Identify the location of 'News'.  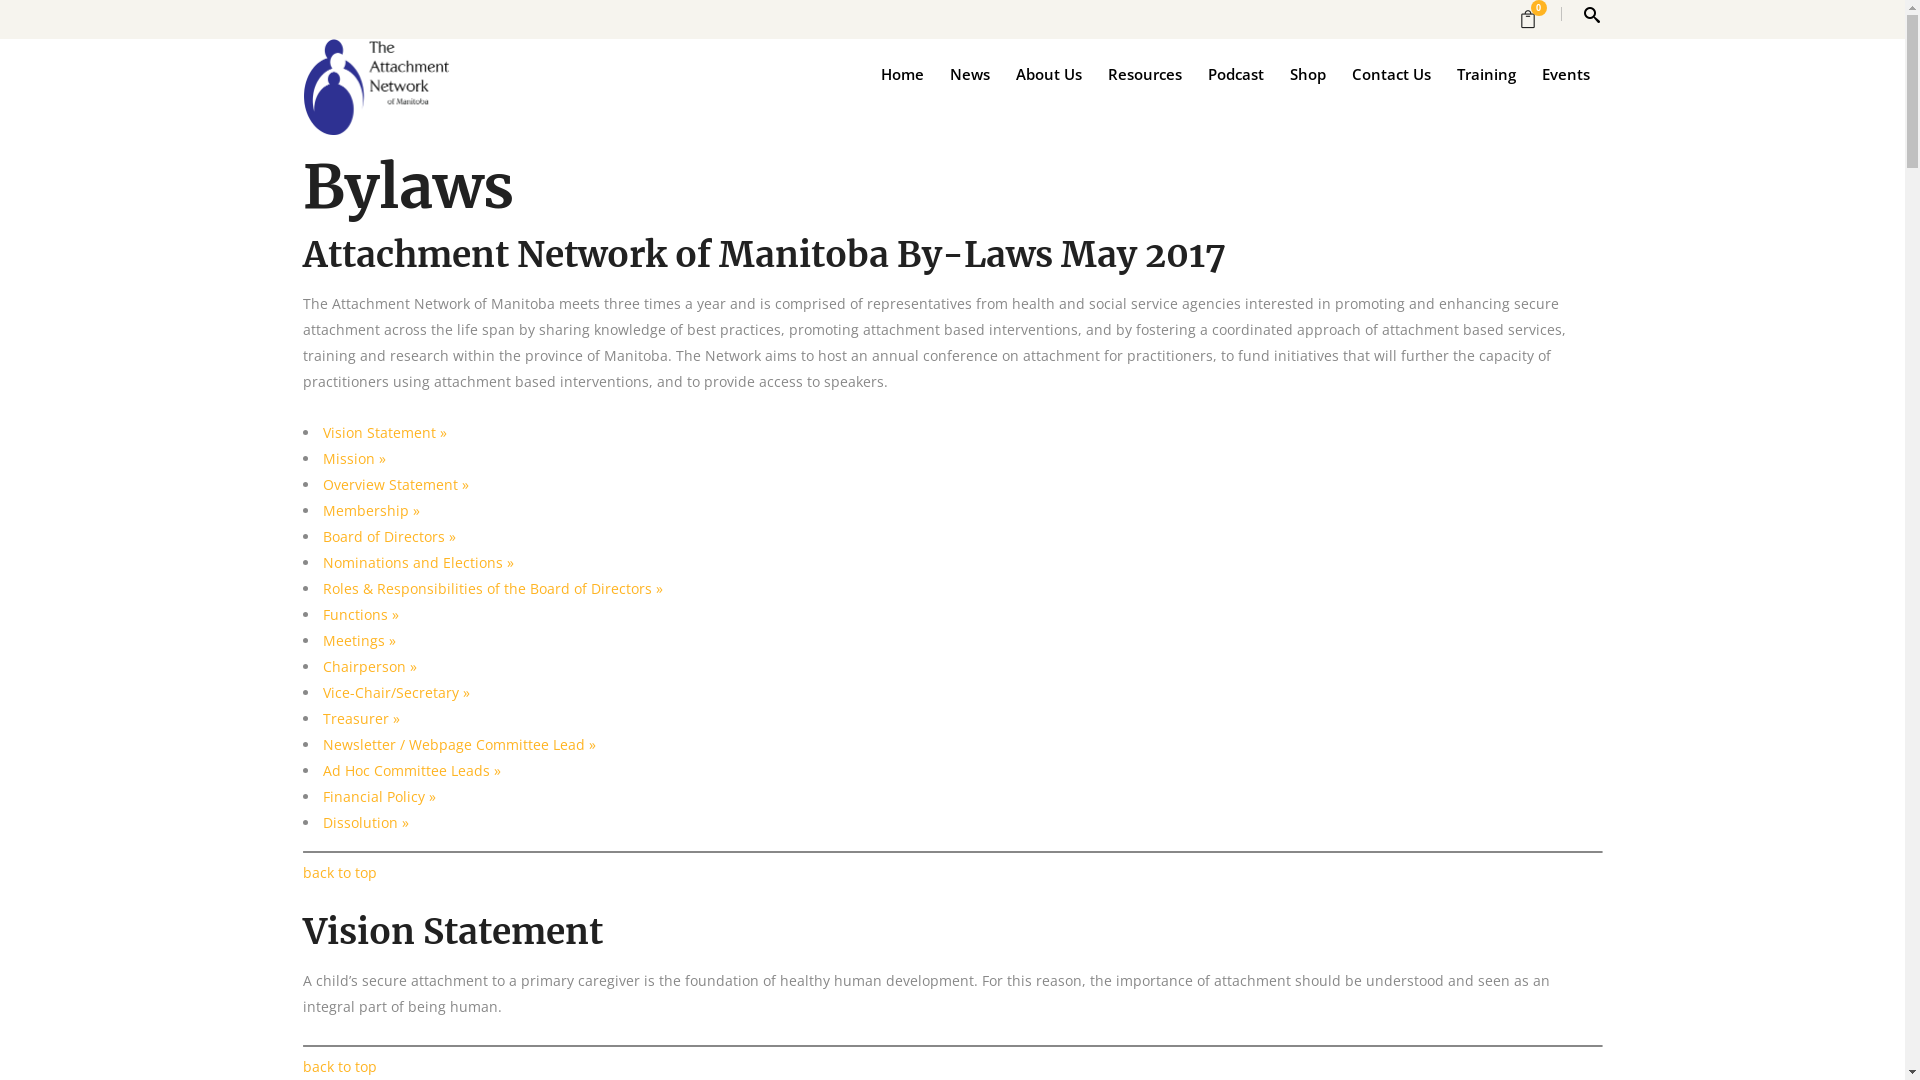
(935, 72).